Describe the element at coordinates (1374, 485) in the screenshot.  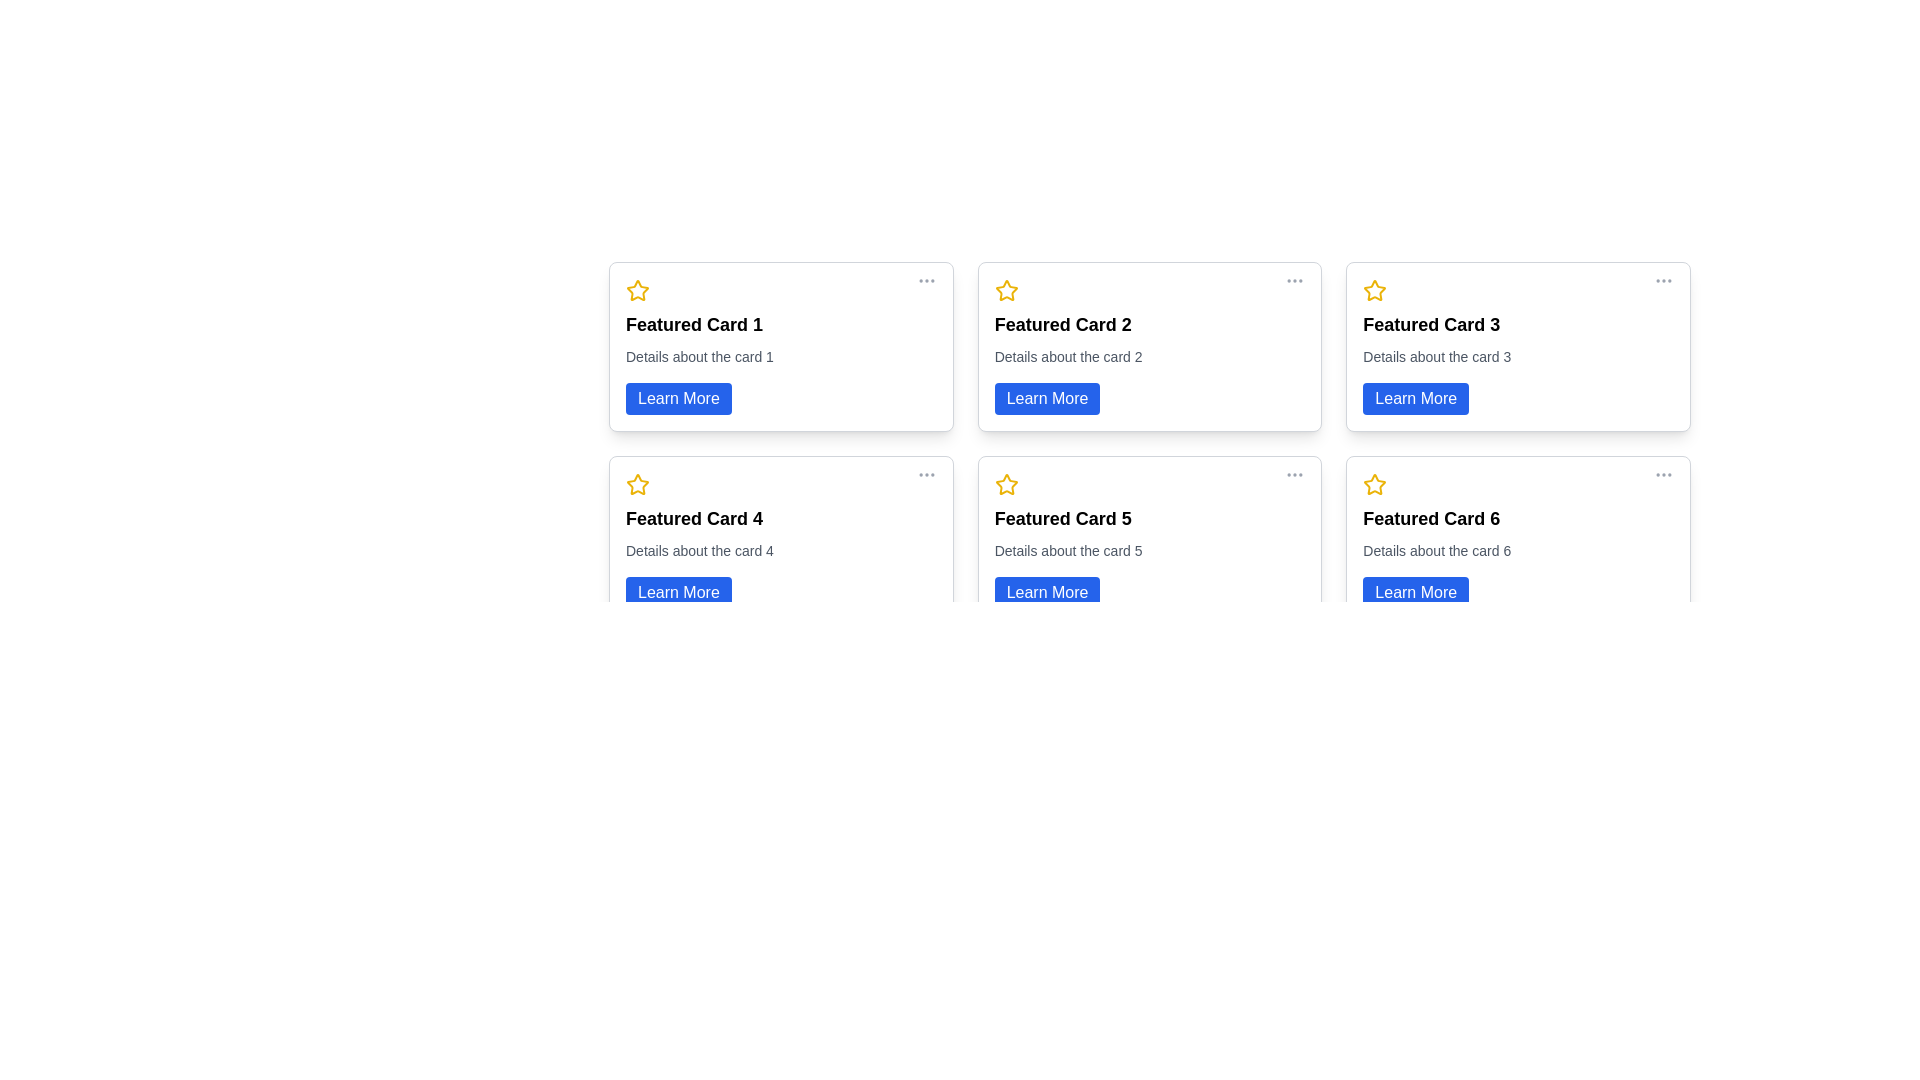
I see `the star icon located at the top left corner of the 'Featured Card 6', indicating its priority or featured status` at that location.